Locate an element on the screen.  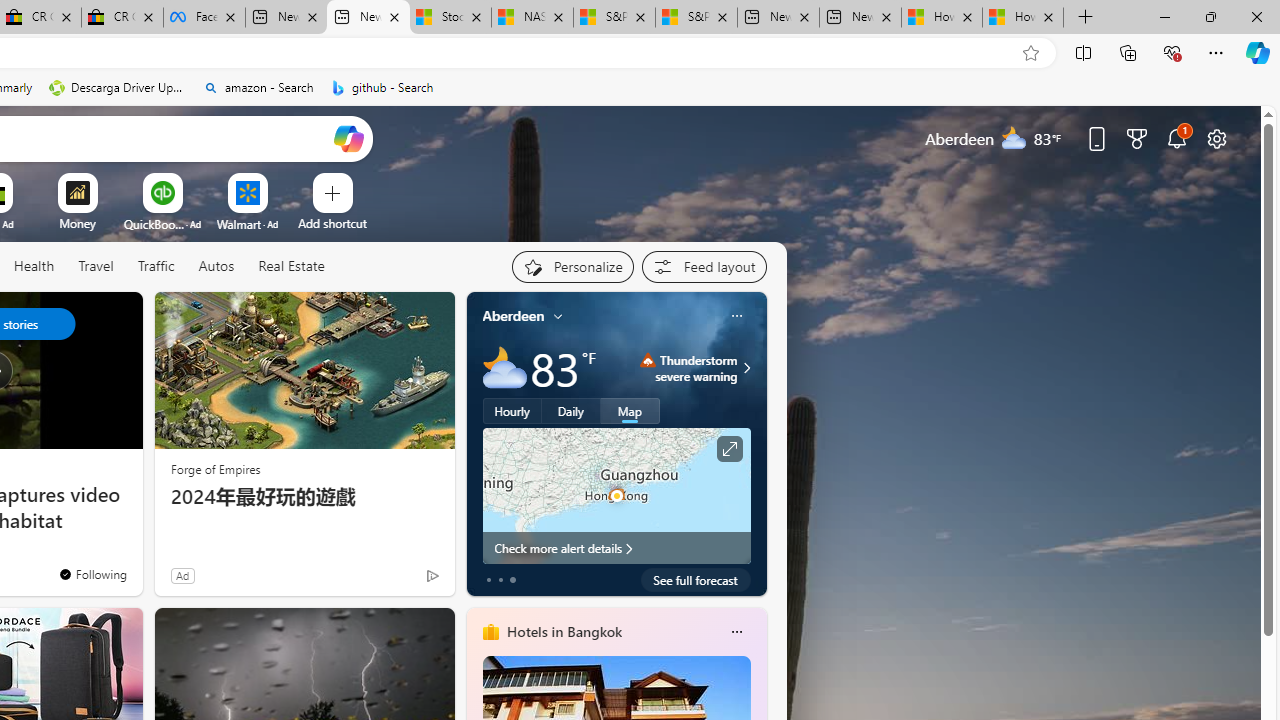
'Check more alert details' is located at coordinates (615, 547).